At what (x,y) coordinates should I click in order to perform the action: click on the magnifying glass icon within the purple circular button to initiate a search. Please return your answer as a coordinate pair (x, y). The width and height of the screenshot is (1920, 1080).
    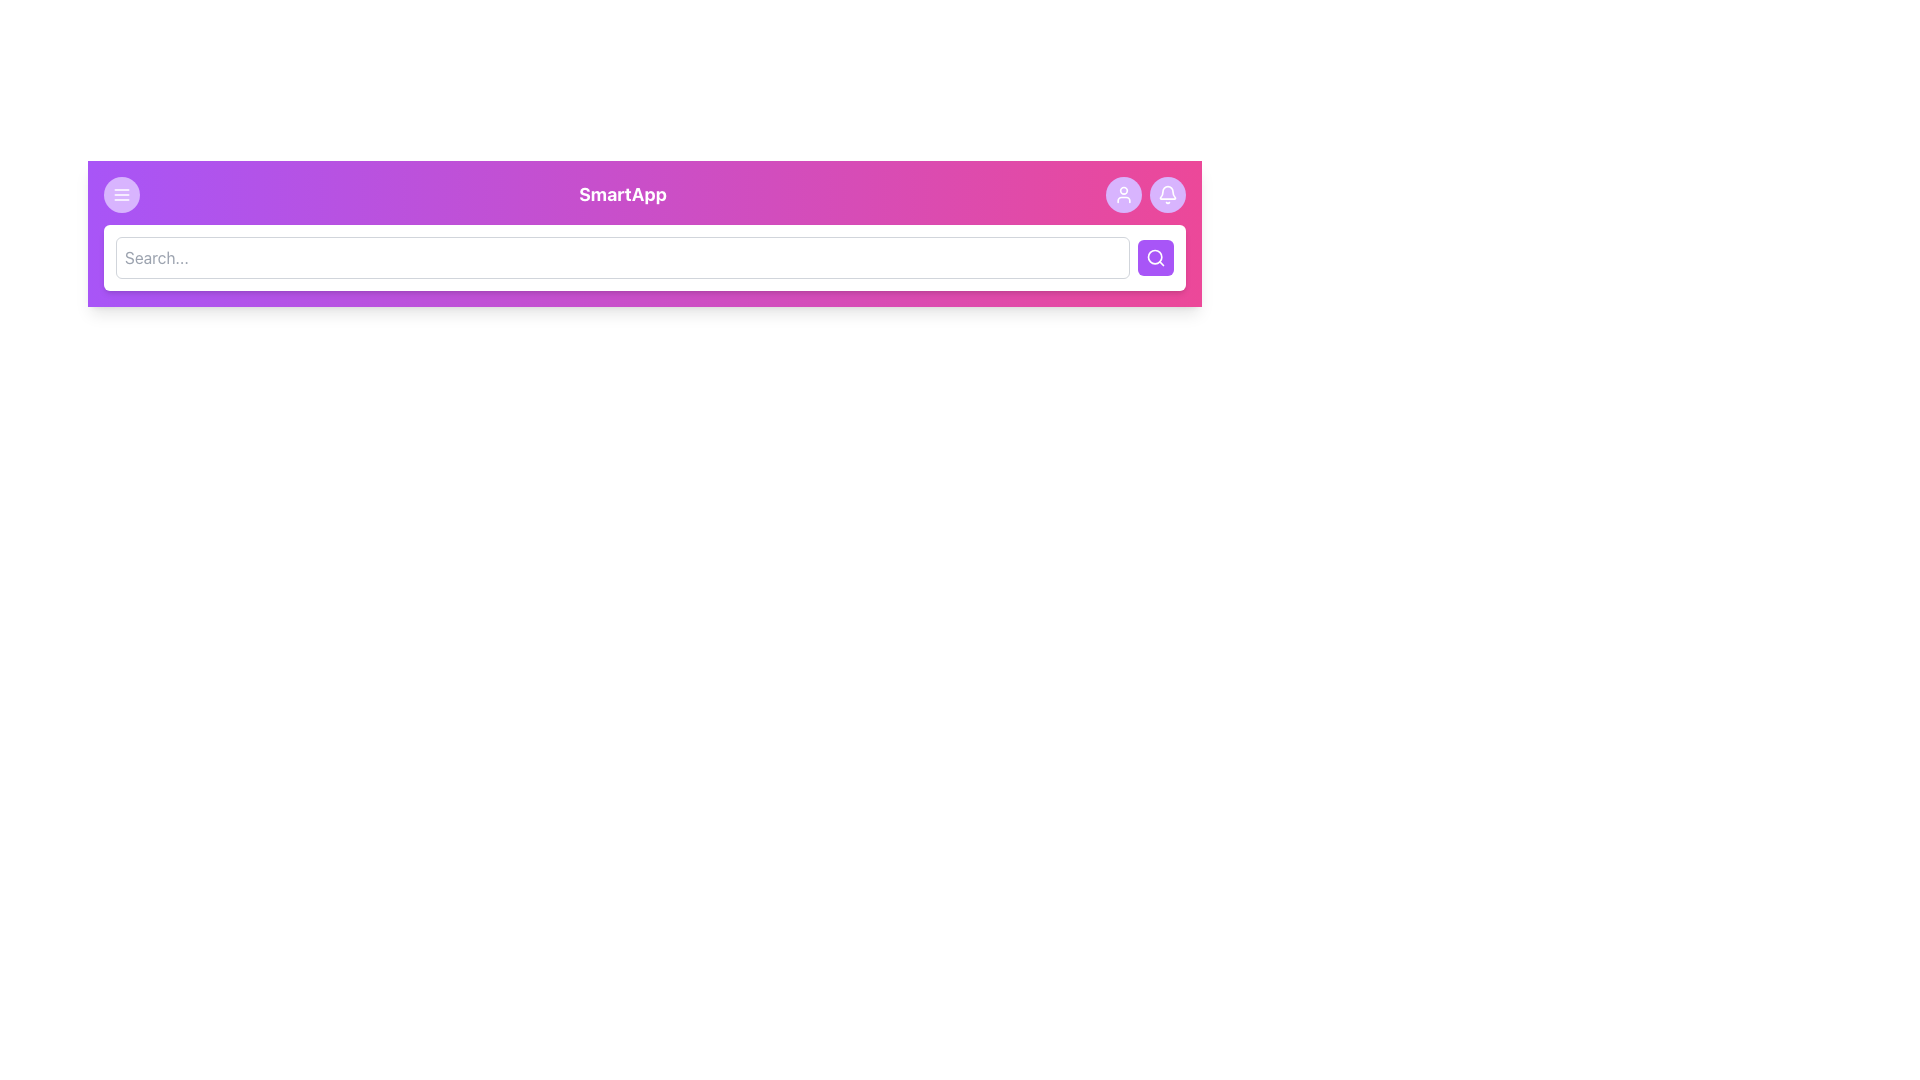
    Looking at the image, I should click on (1156, 257).